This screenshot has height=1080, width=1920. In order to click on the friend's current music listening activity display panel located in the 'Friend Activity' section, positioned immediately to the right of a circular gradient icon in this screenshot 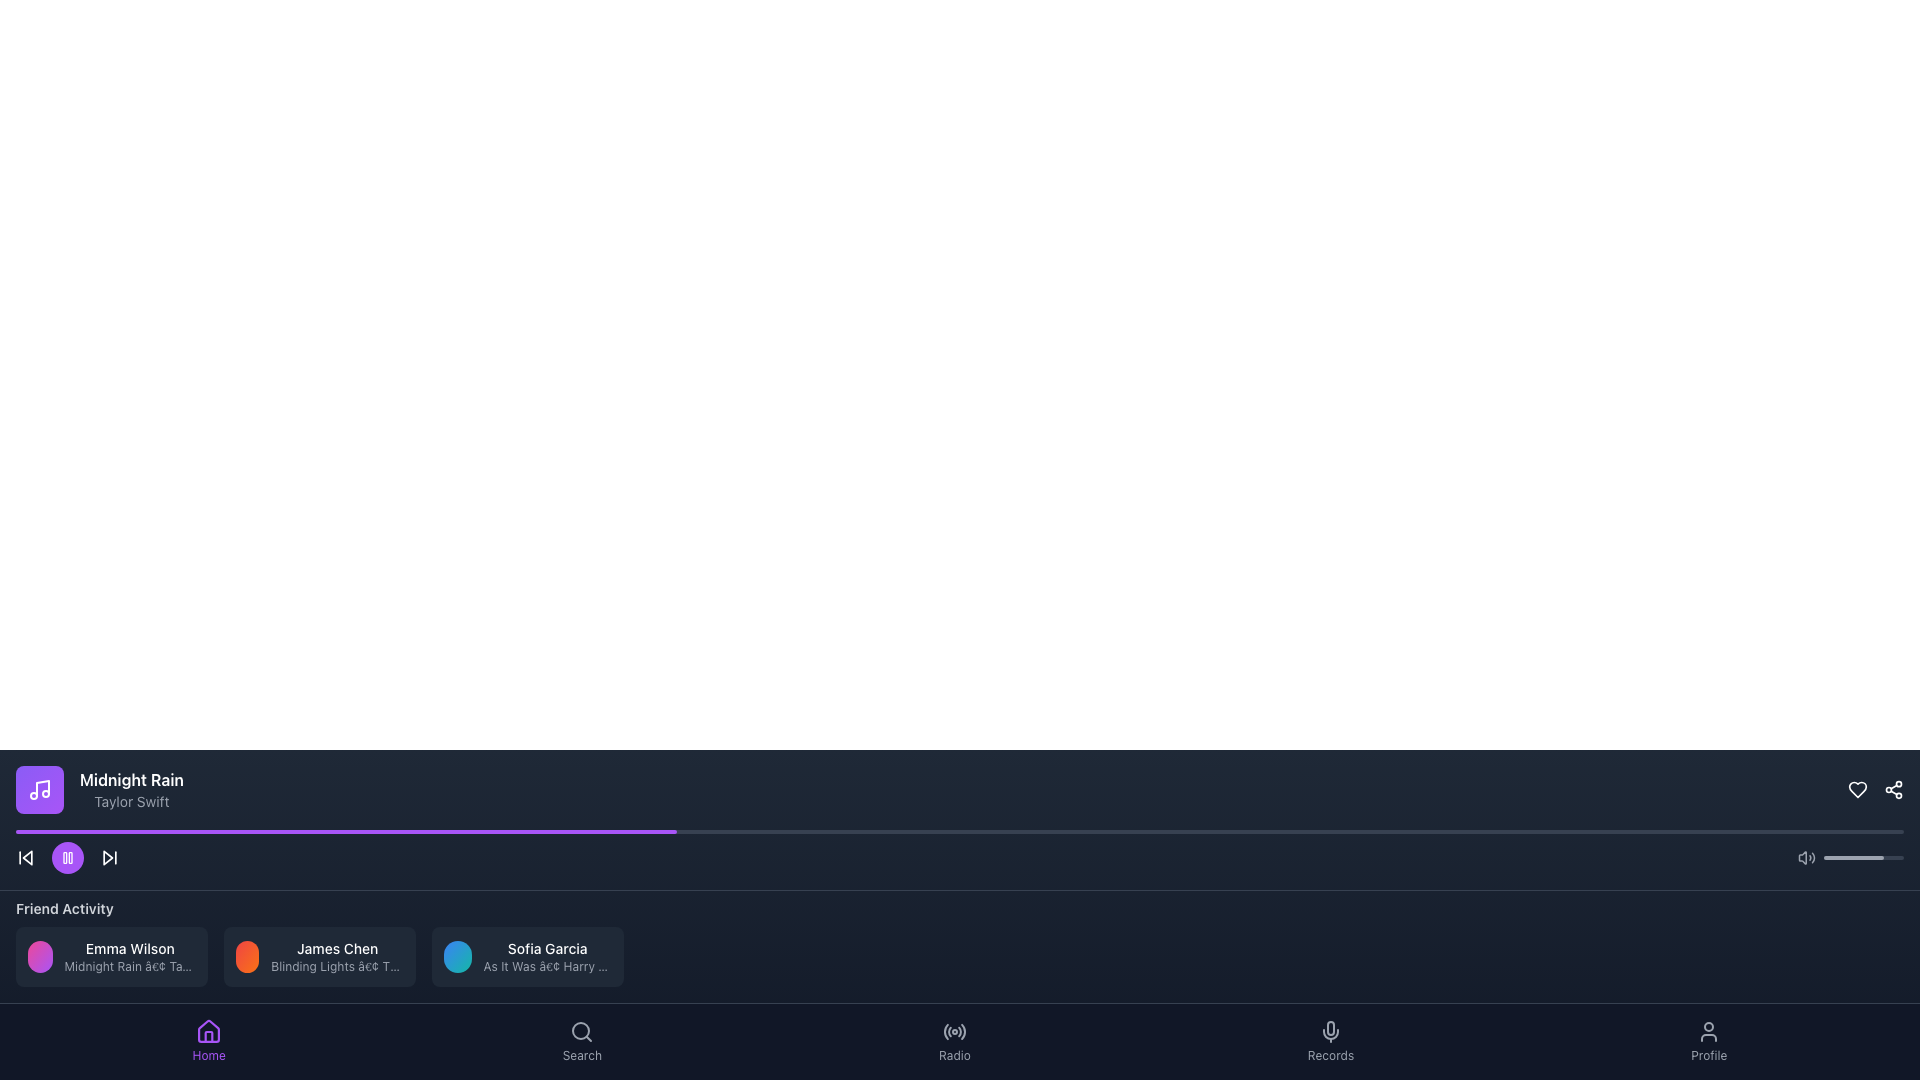, I will do `click(129, 955)`.